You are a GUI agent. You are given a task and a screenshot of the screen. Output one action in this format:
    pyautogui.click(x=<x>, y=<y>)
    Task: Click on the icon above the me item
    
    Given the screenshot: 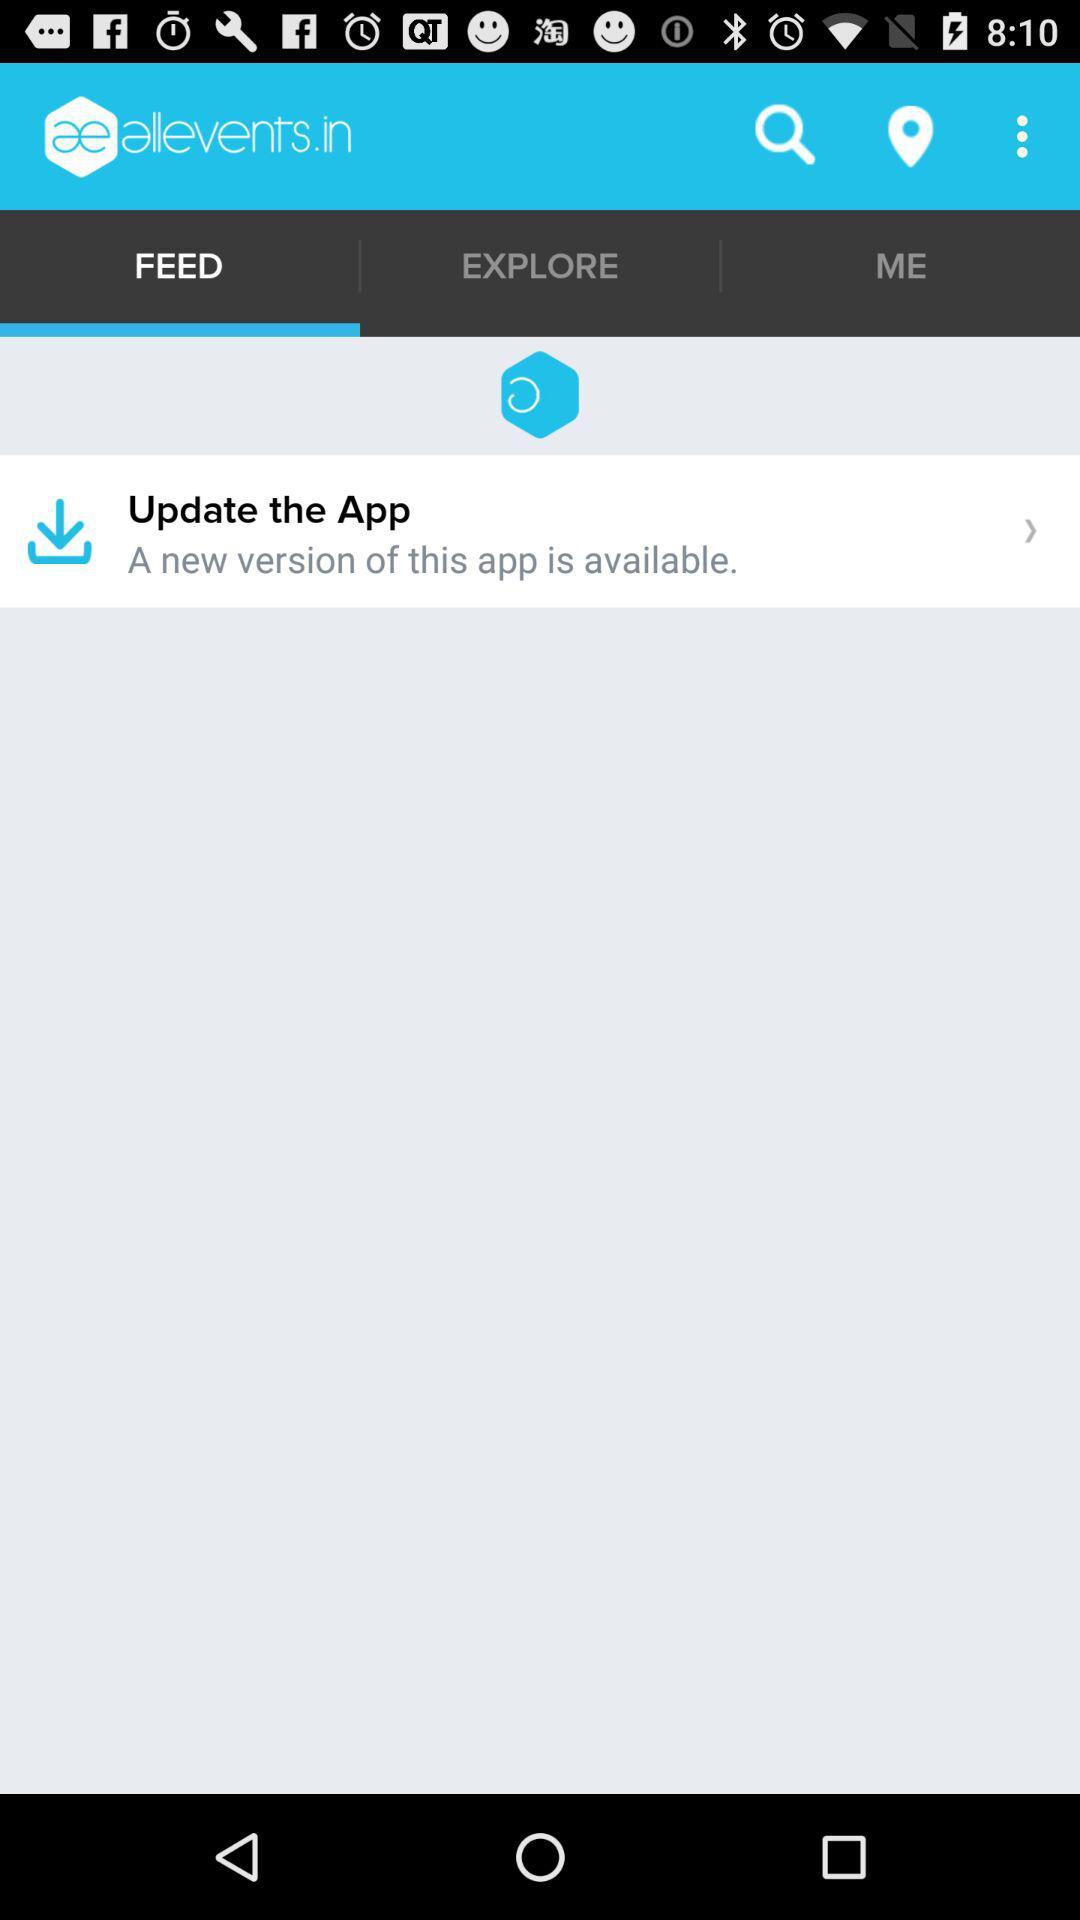 What is the action you would take?
    pyautogui.click(x=911, y=135)
    